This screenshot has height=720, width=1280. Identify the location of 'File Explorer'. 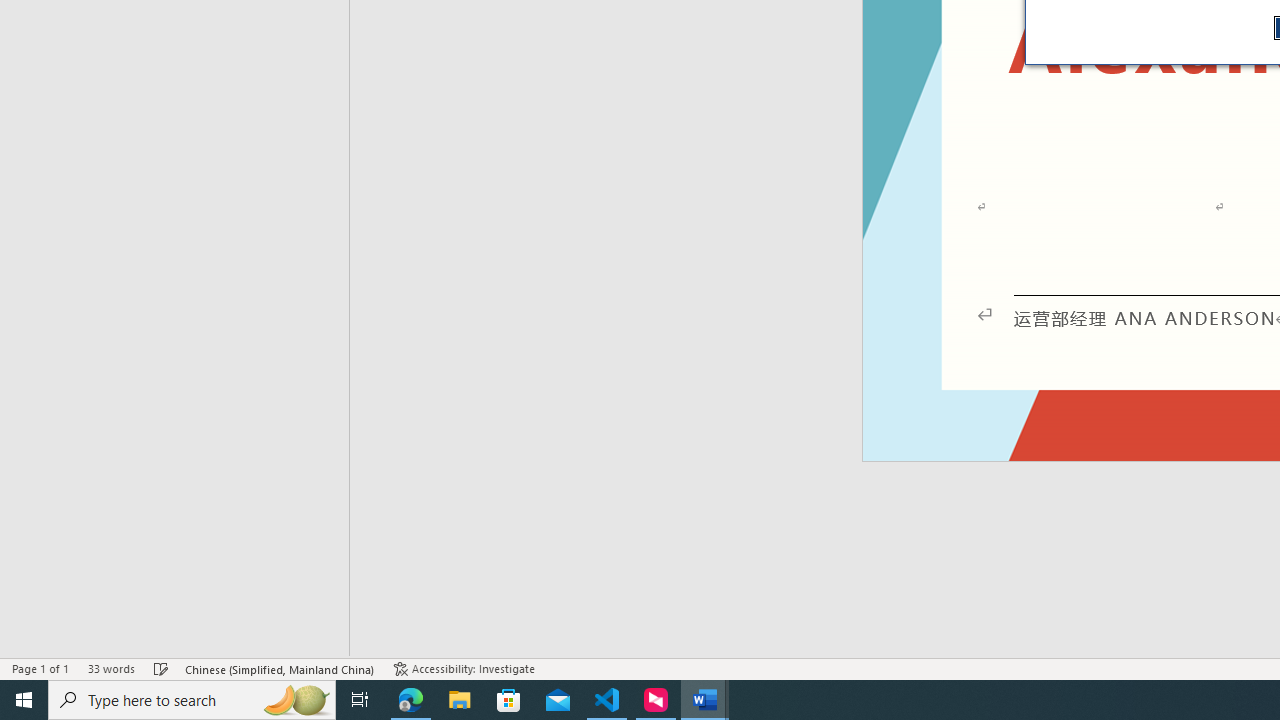
(459, 698).